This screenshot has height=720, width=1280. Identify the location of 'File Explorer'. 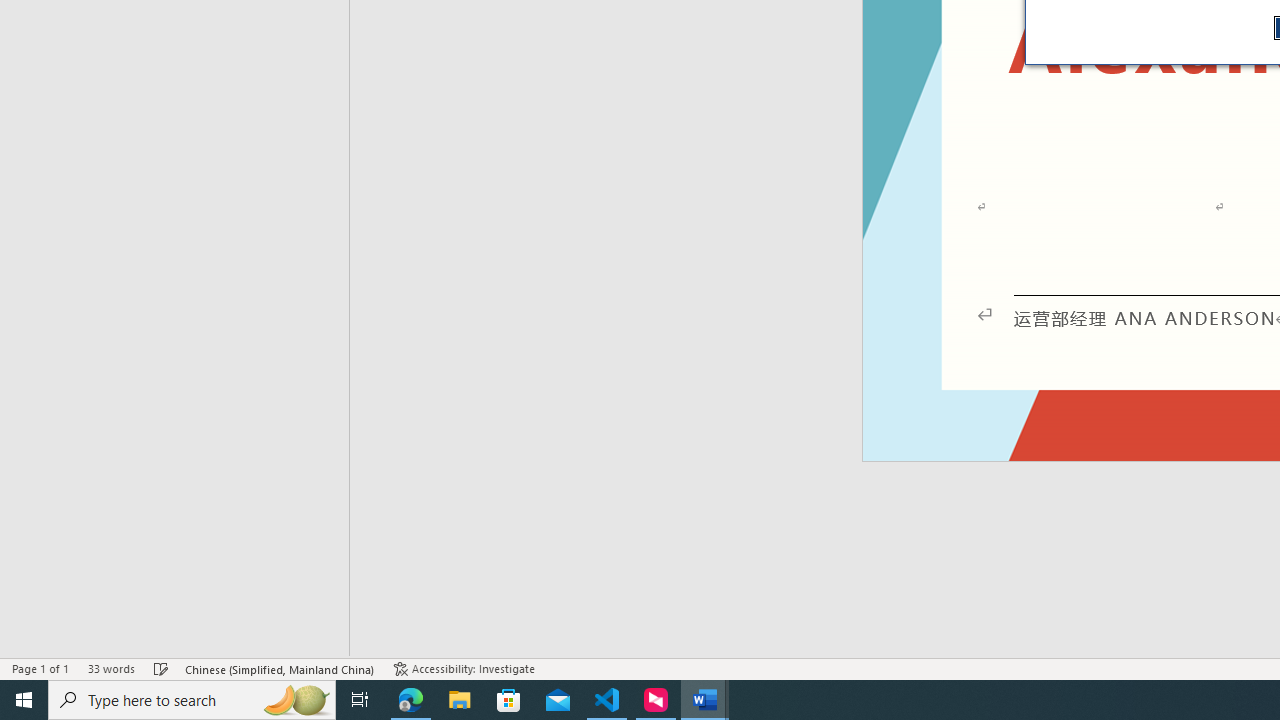
(459, 698).